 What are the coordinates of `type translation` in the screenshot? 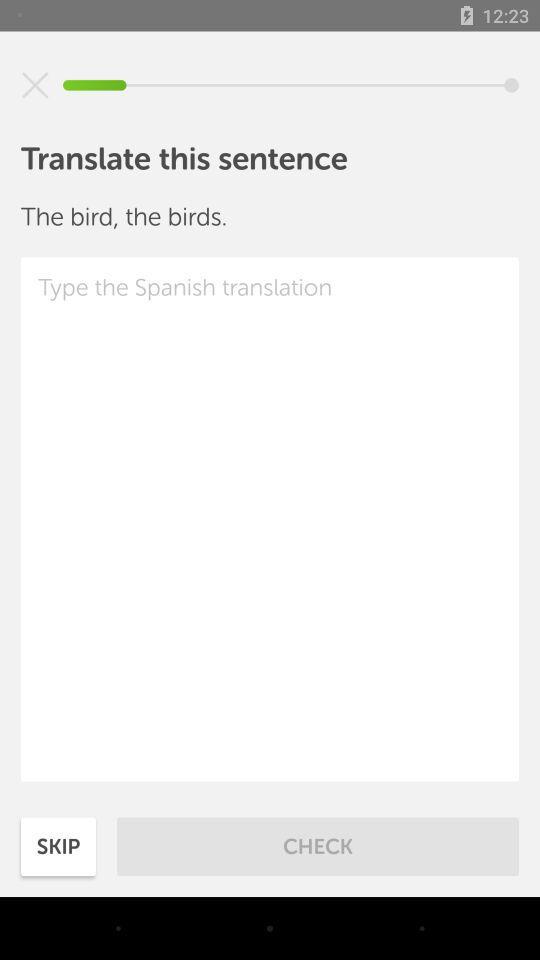 It's located at (270, 518).